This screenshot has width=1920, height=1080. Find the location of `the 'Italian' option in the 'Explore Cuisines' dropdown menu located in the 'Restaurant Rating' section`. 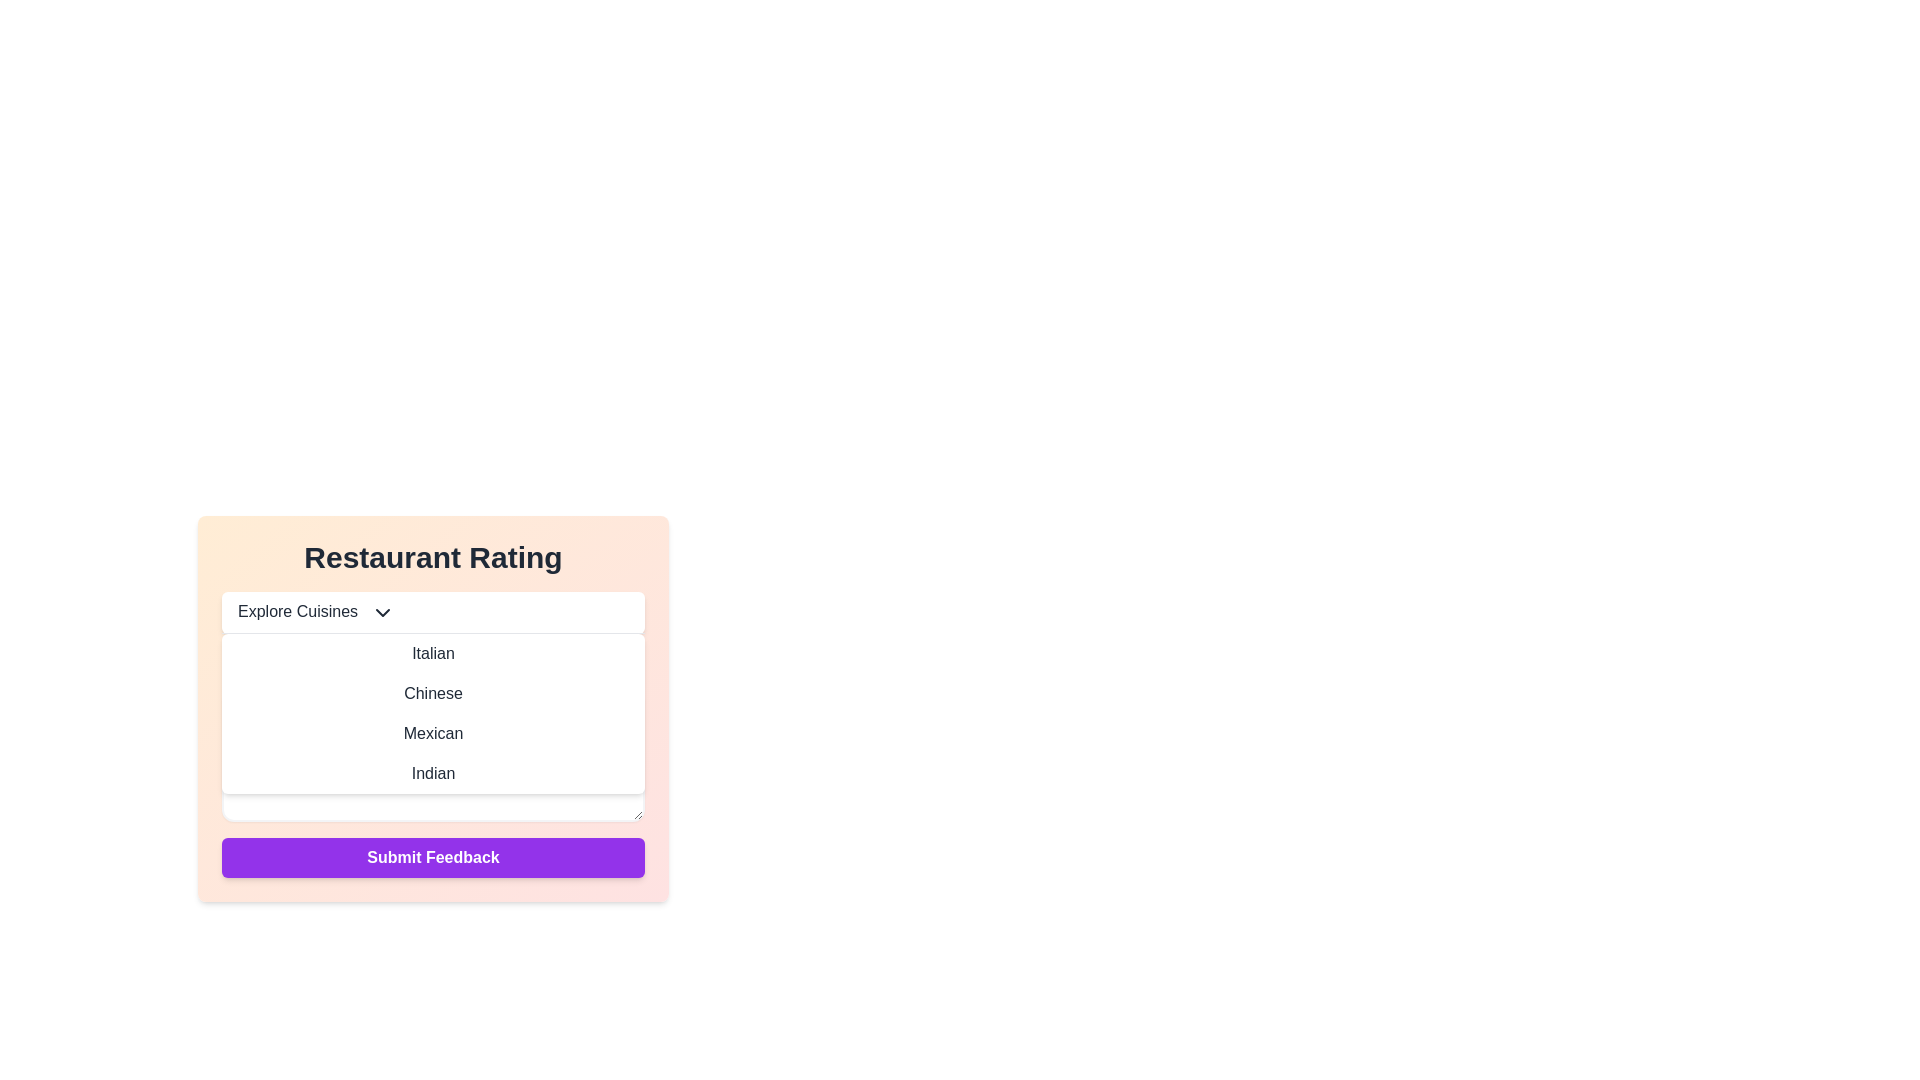

the 'Italian' option in the 'Explore Cuisines' dropdown menu located in the 'Restaurant Rating' section is located at coordinates (432, 661).